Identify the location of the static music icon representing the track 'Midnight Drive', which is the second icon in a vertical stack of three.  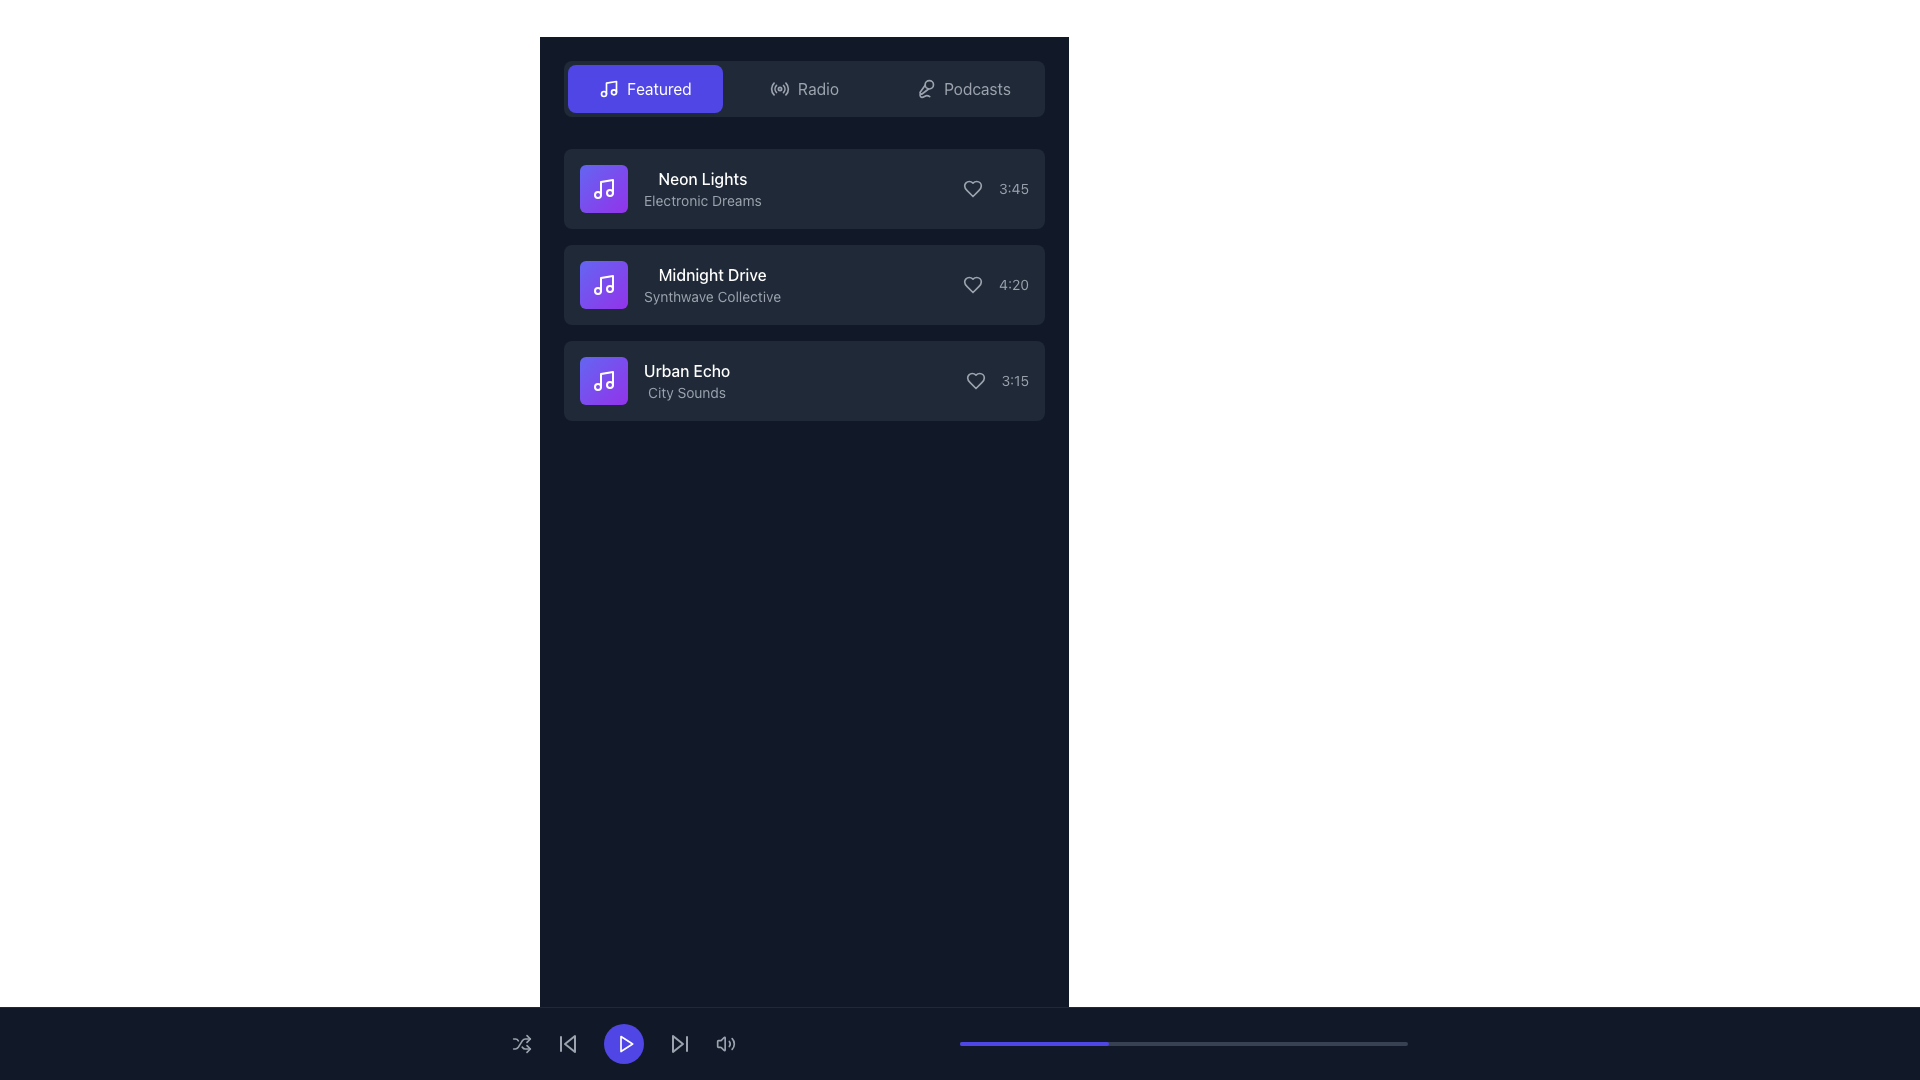
(603, 285).